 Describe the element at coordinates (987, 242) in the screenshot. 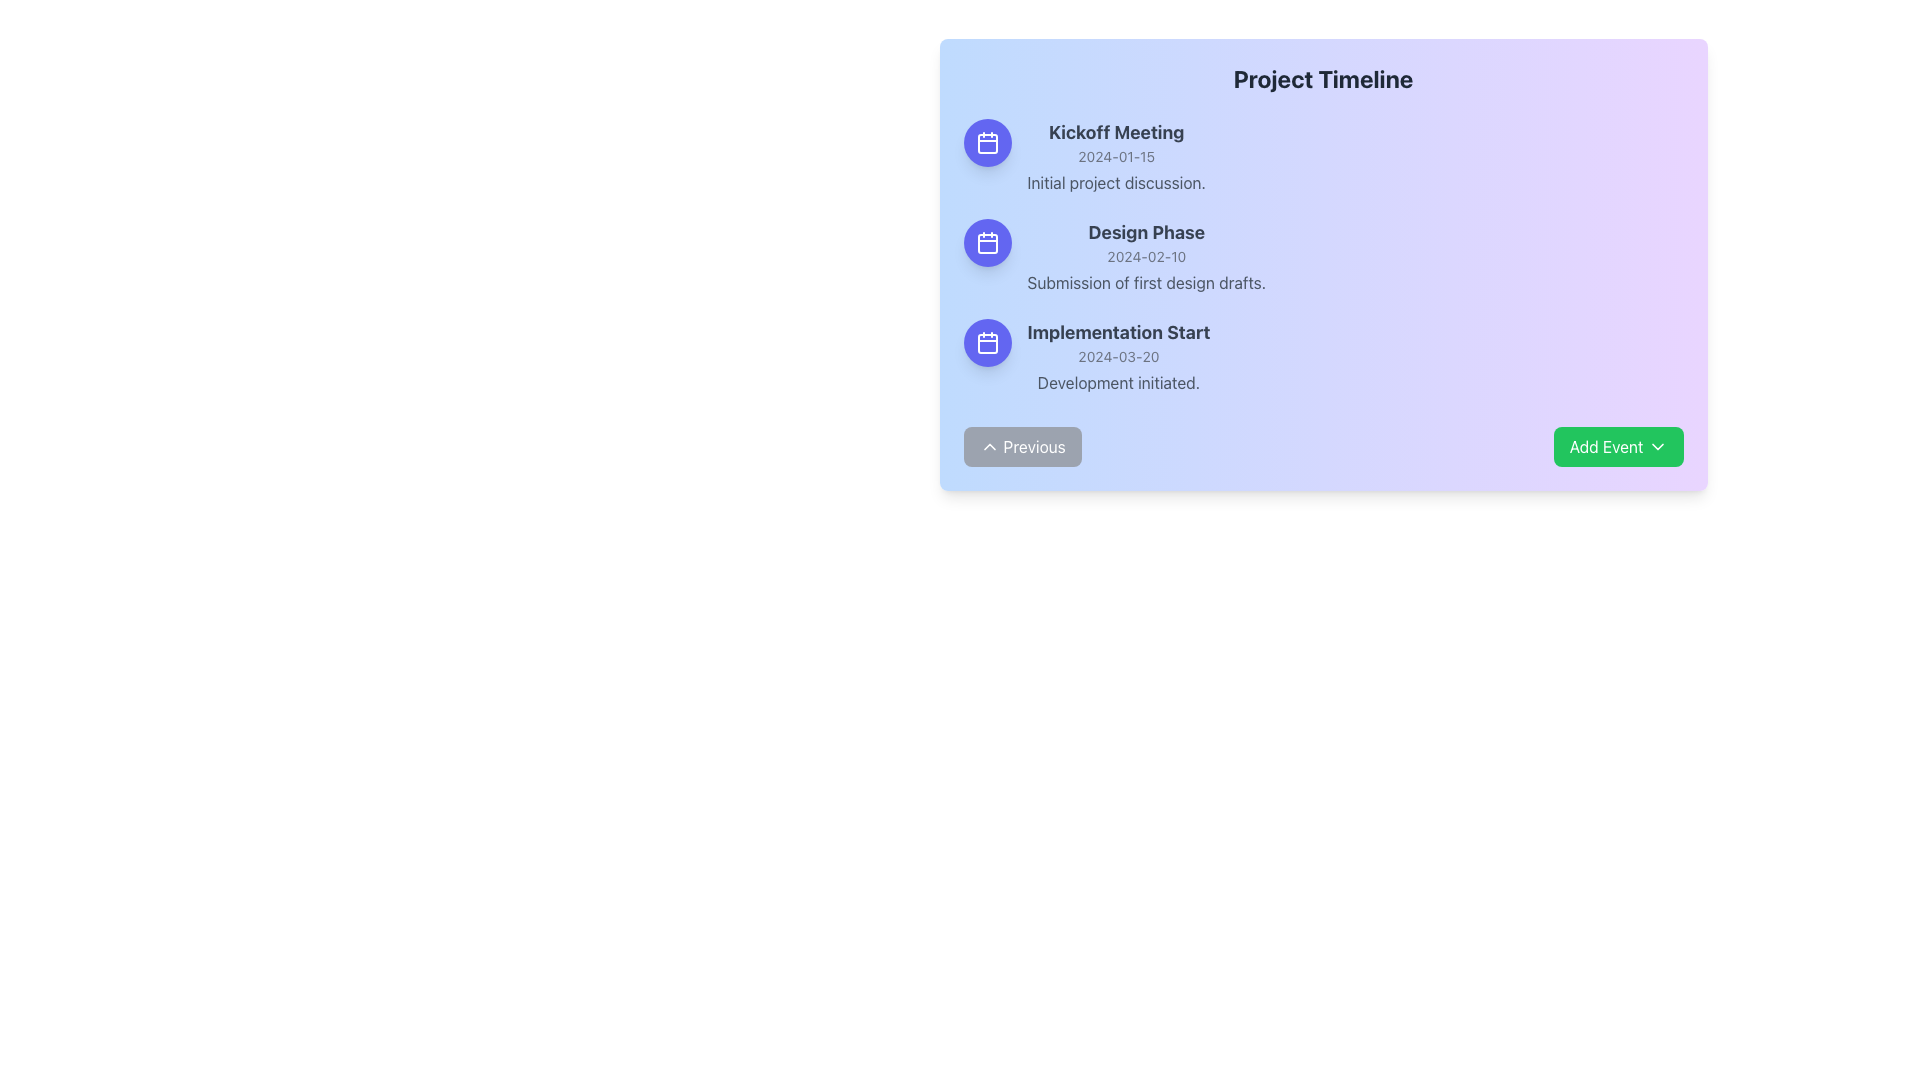

I see `the small rectangle with rounded corners inside the larger calendar icon associated with the 'Design Phase' section` at that location.